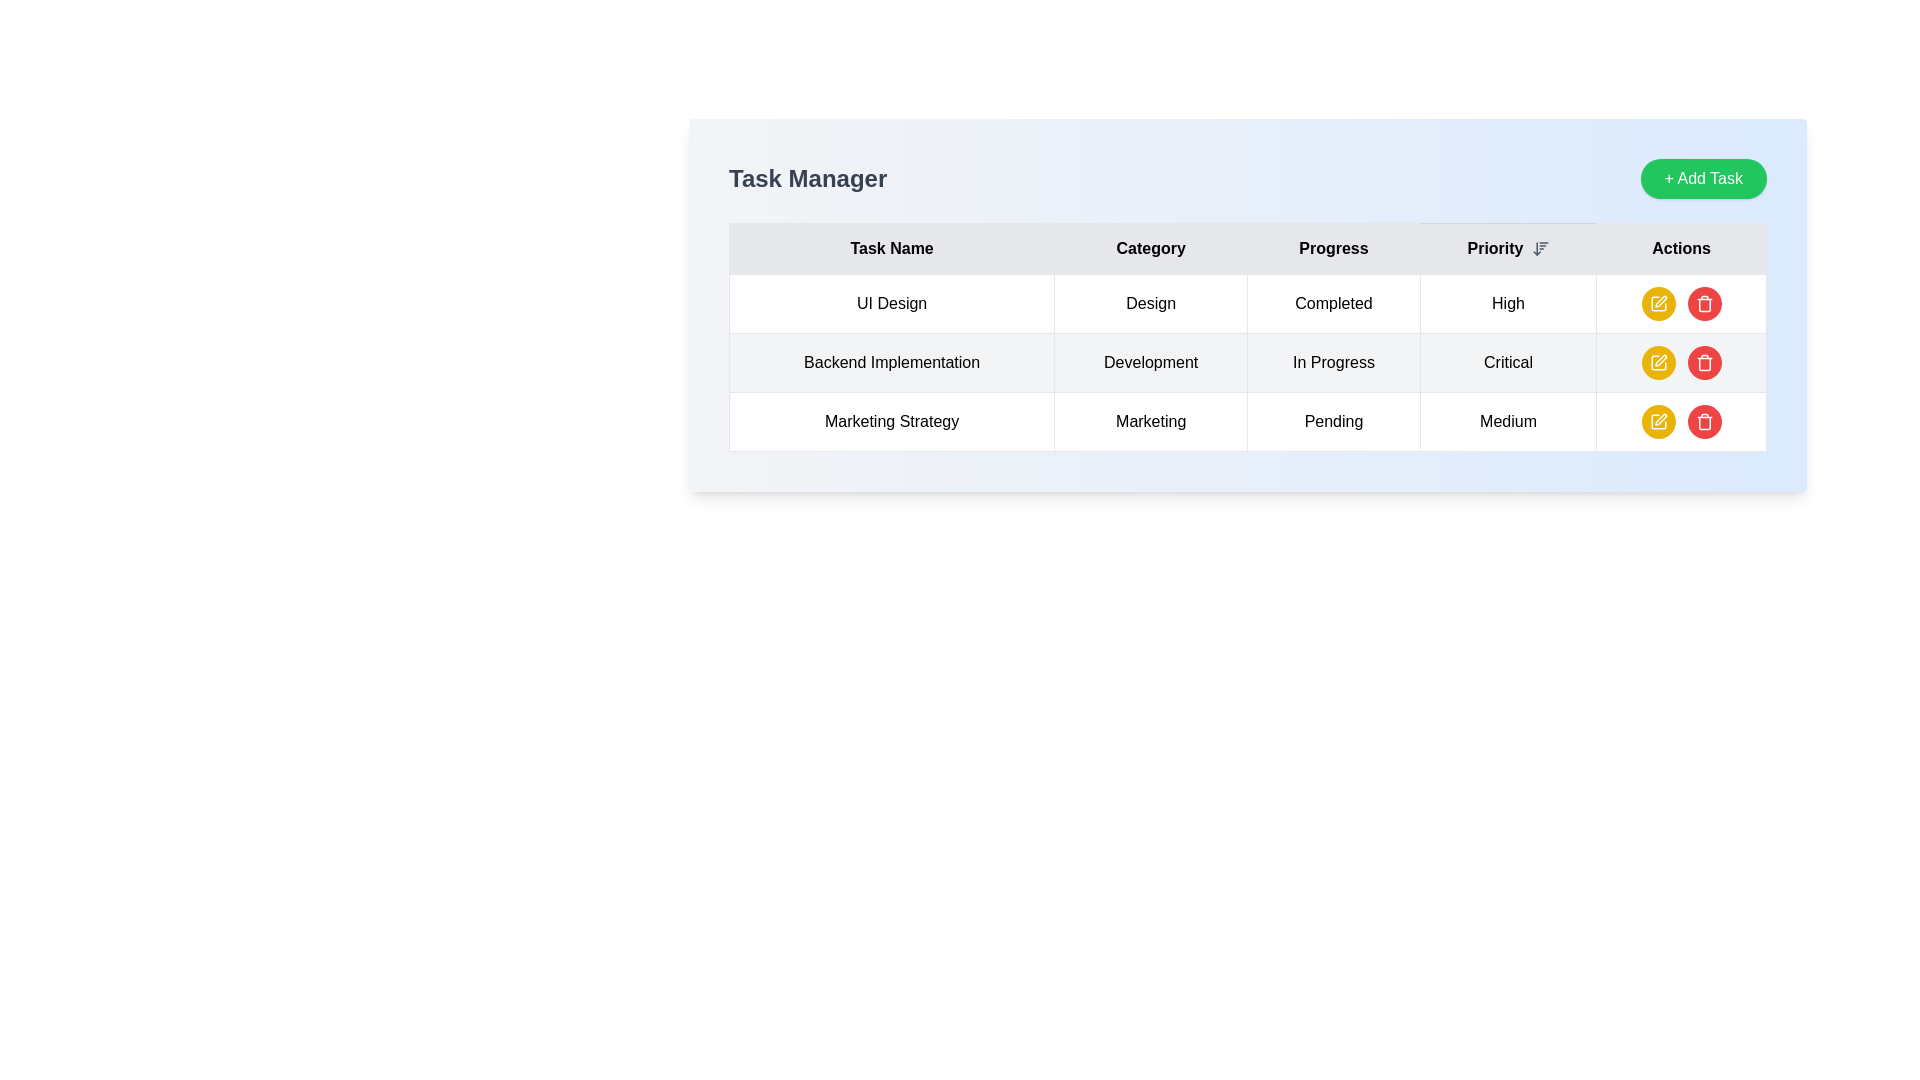 The height and width of the screenshot is (1080, 1920). Describe the element at coordinates (1334, 420) in the screenshot. I see `the 'Pending' text label in the 'Progress' column of the last row of the task management table for 'Marketing Strategy' with Medium priority` at that location.